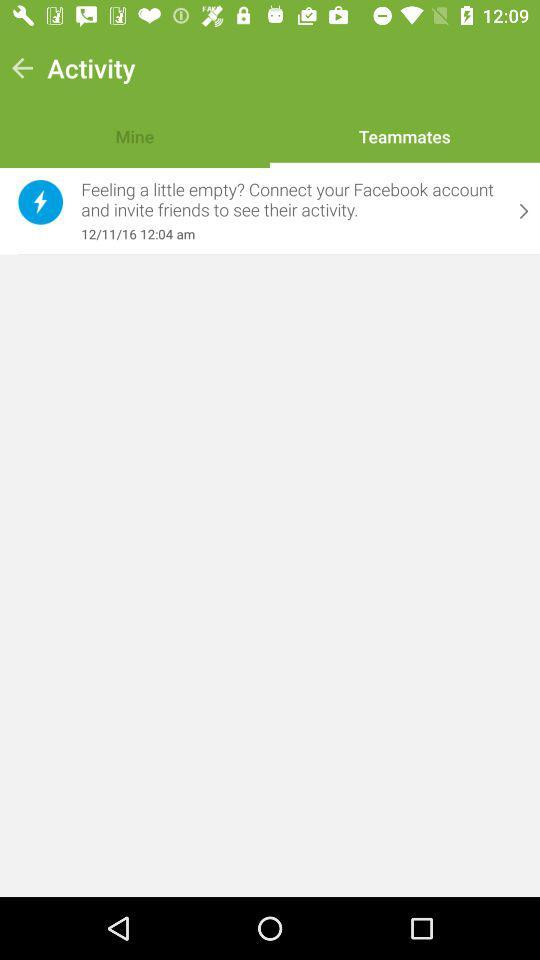  I want to click on the item below the mine, so click(290, 200).